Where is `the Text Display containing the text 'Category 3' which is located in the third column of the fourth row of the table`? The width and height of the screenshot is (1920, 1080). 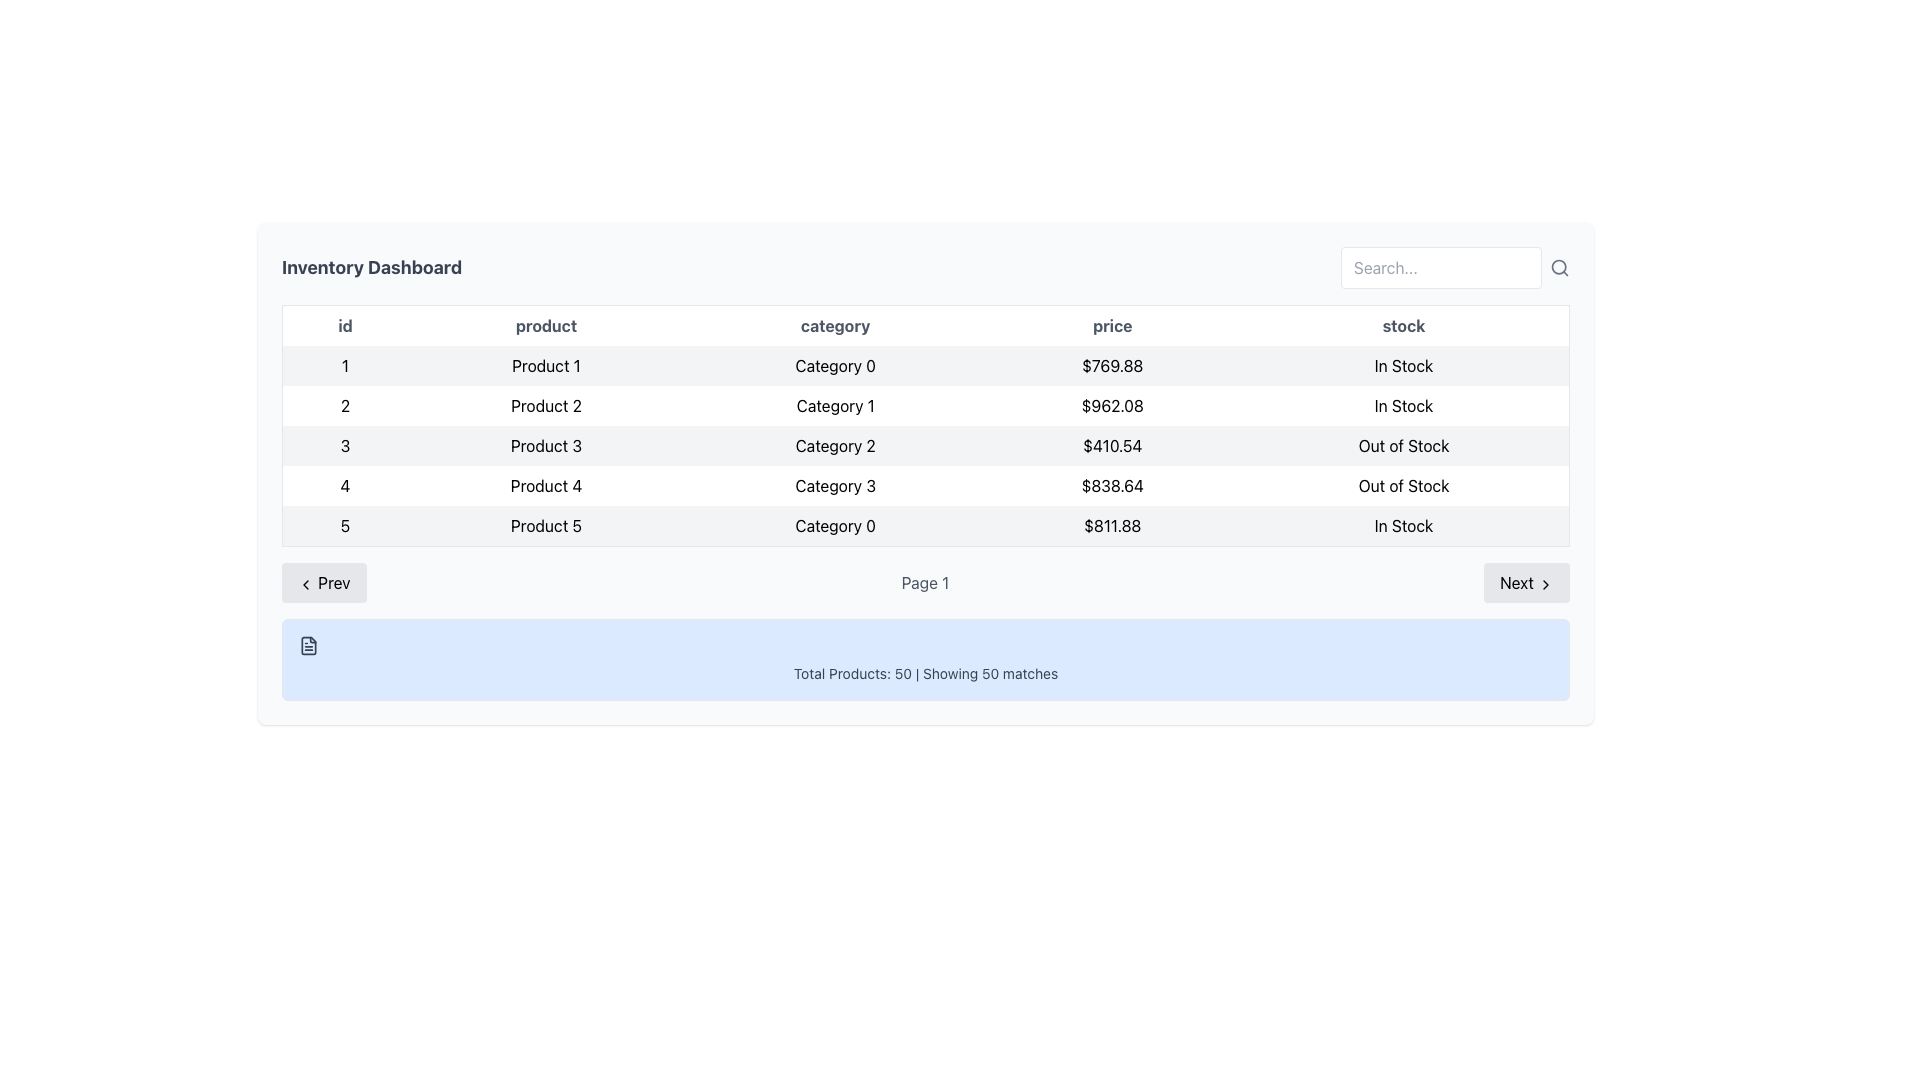 the Text Display containing the text 'Category 3' which is located in the third column of the fourth row of the table is located at coordinates (835, 486).